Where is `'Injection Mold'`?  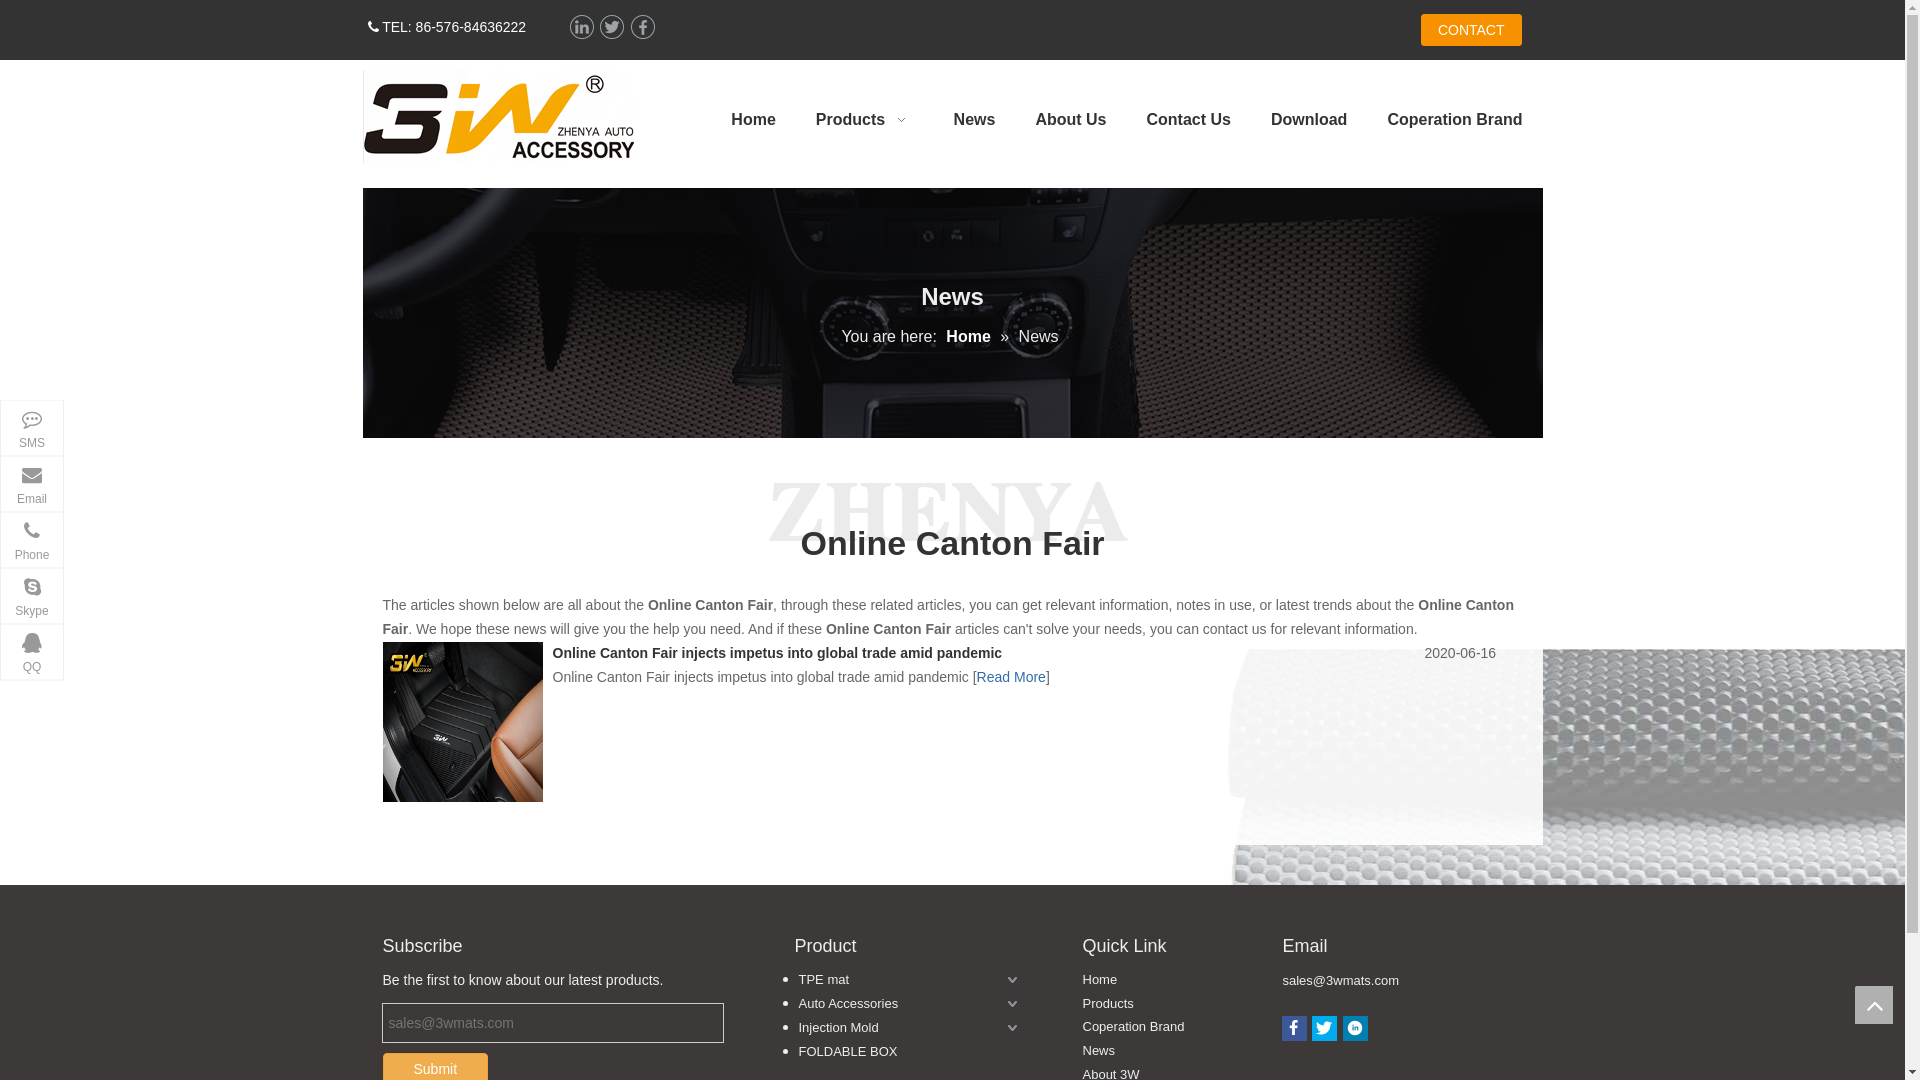
'Injection Mold' is located at coordinates (901, 1028).